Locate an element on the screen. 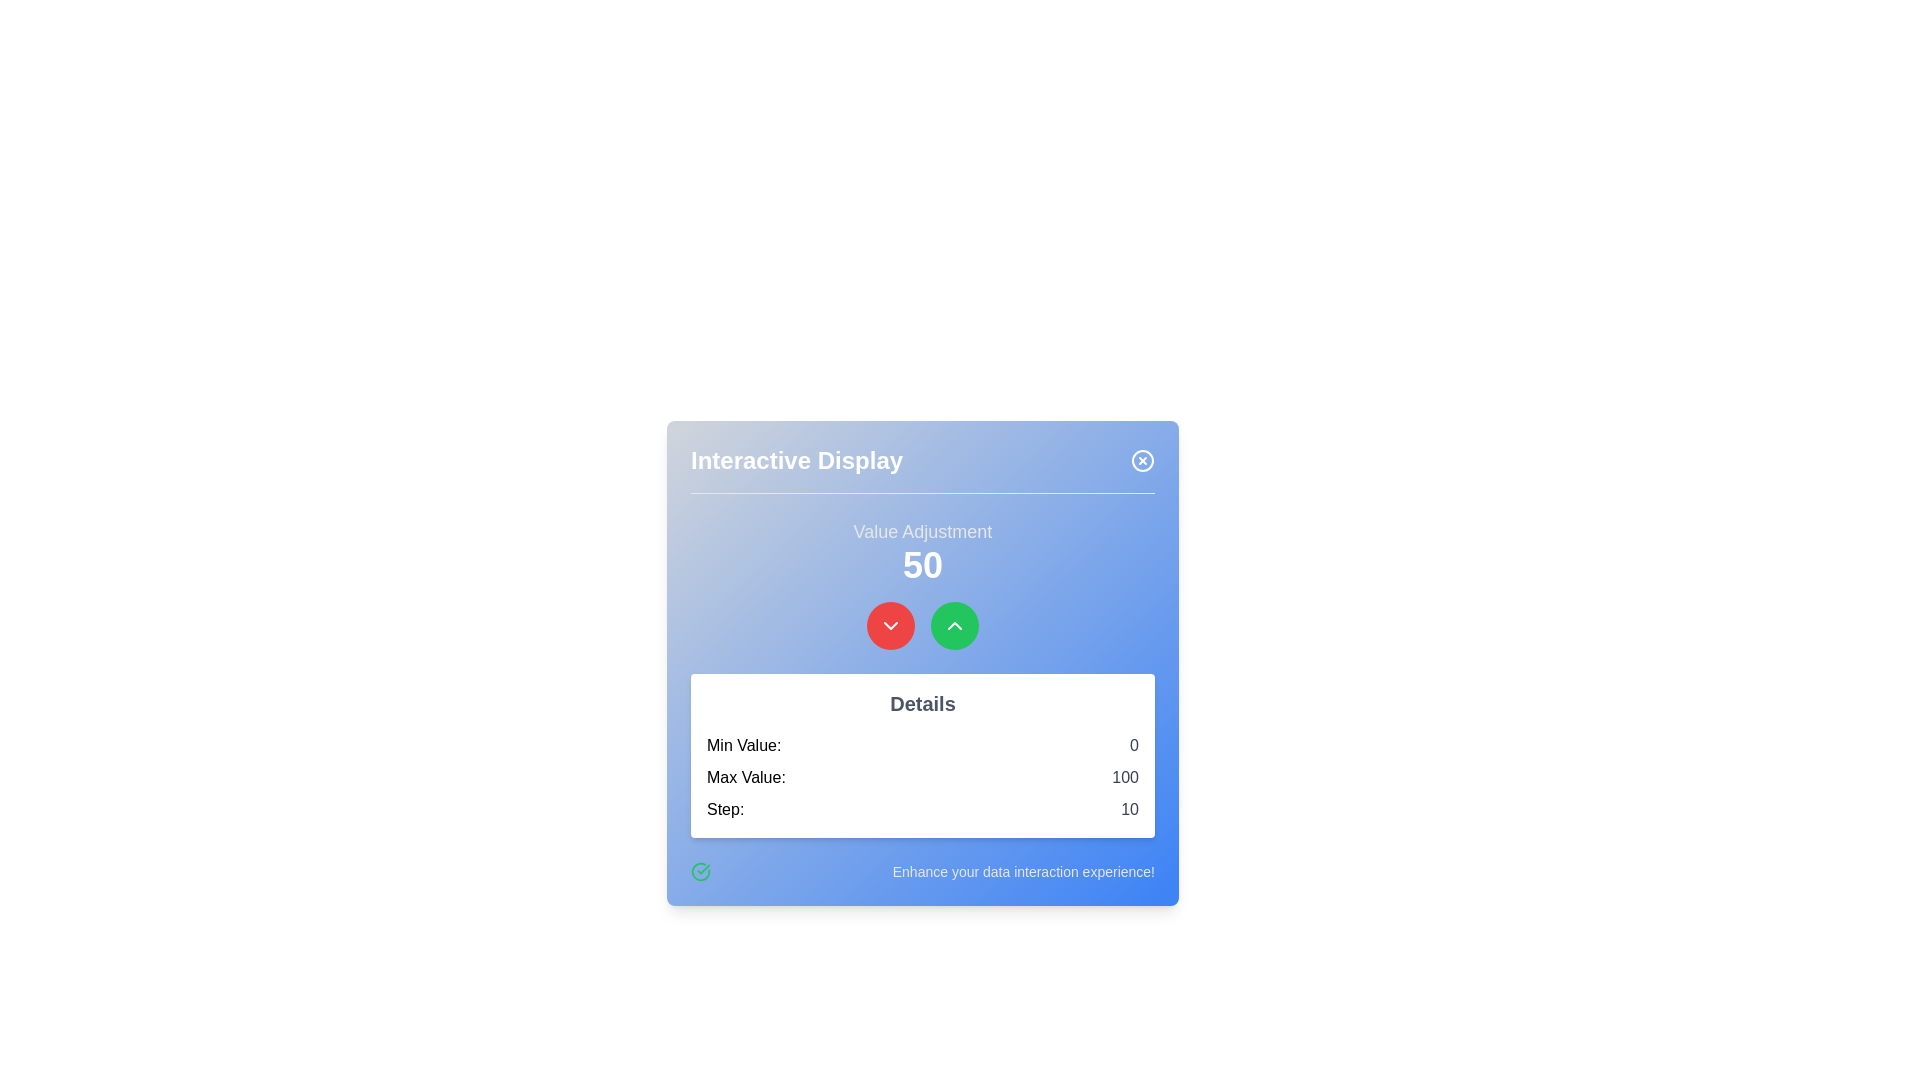 The image size is (1920, 1080). the bold text element reading 'Details', which is styled in a larger gray font and located in a white box above the information about minimum, maximum, and step values is located at coordinates (921, 703).